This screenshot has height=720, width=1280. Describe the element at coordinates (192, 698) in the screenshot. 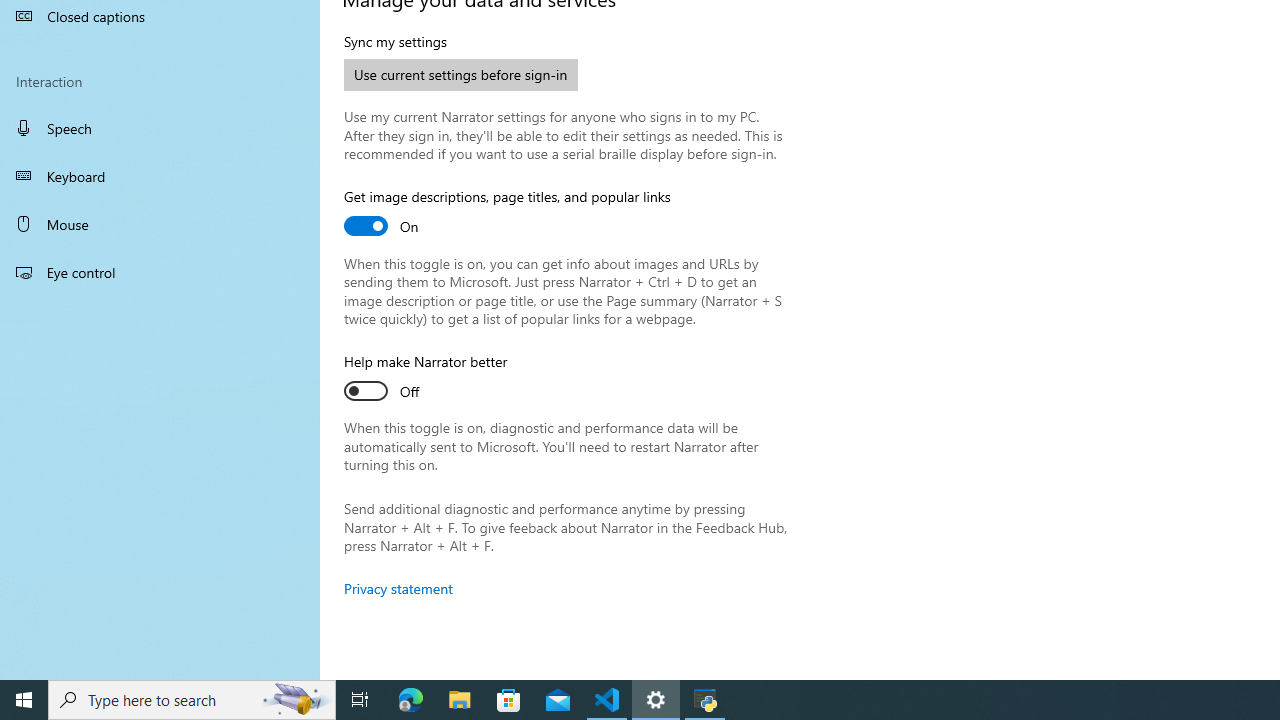

I see `'Type here to search'` at that location.